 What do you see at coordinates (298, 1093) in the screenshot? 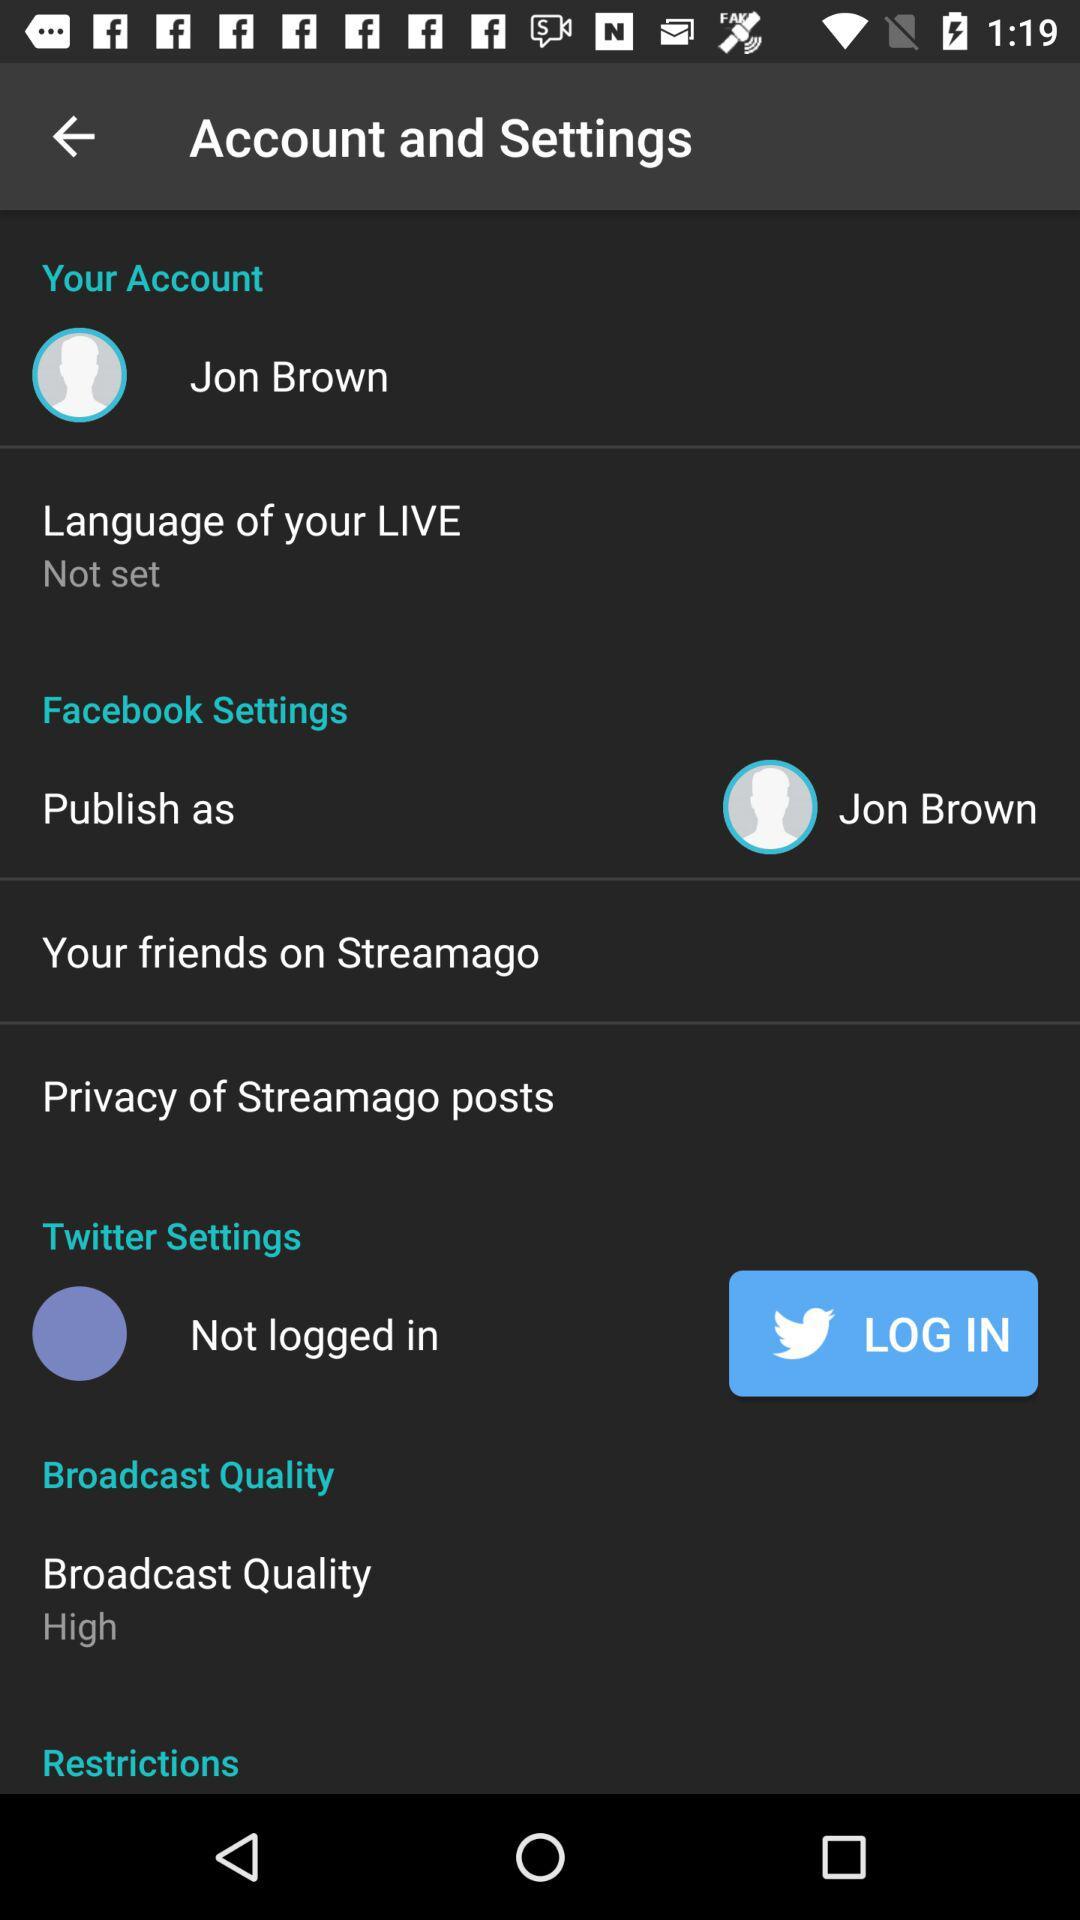
I see `the privacy of streamago item` at bounding box center [298, 1093].